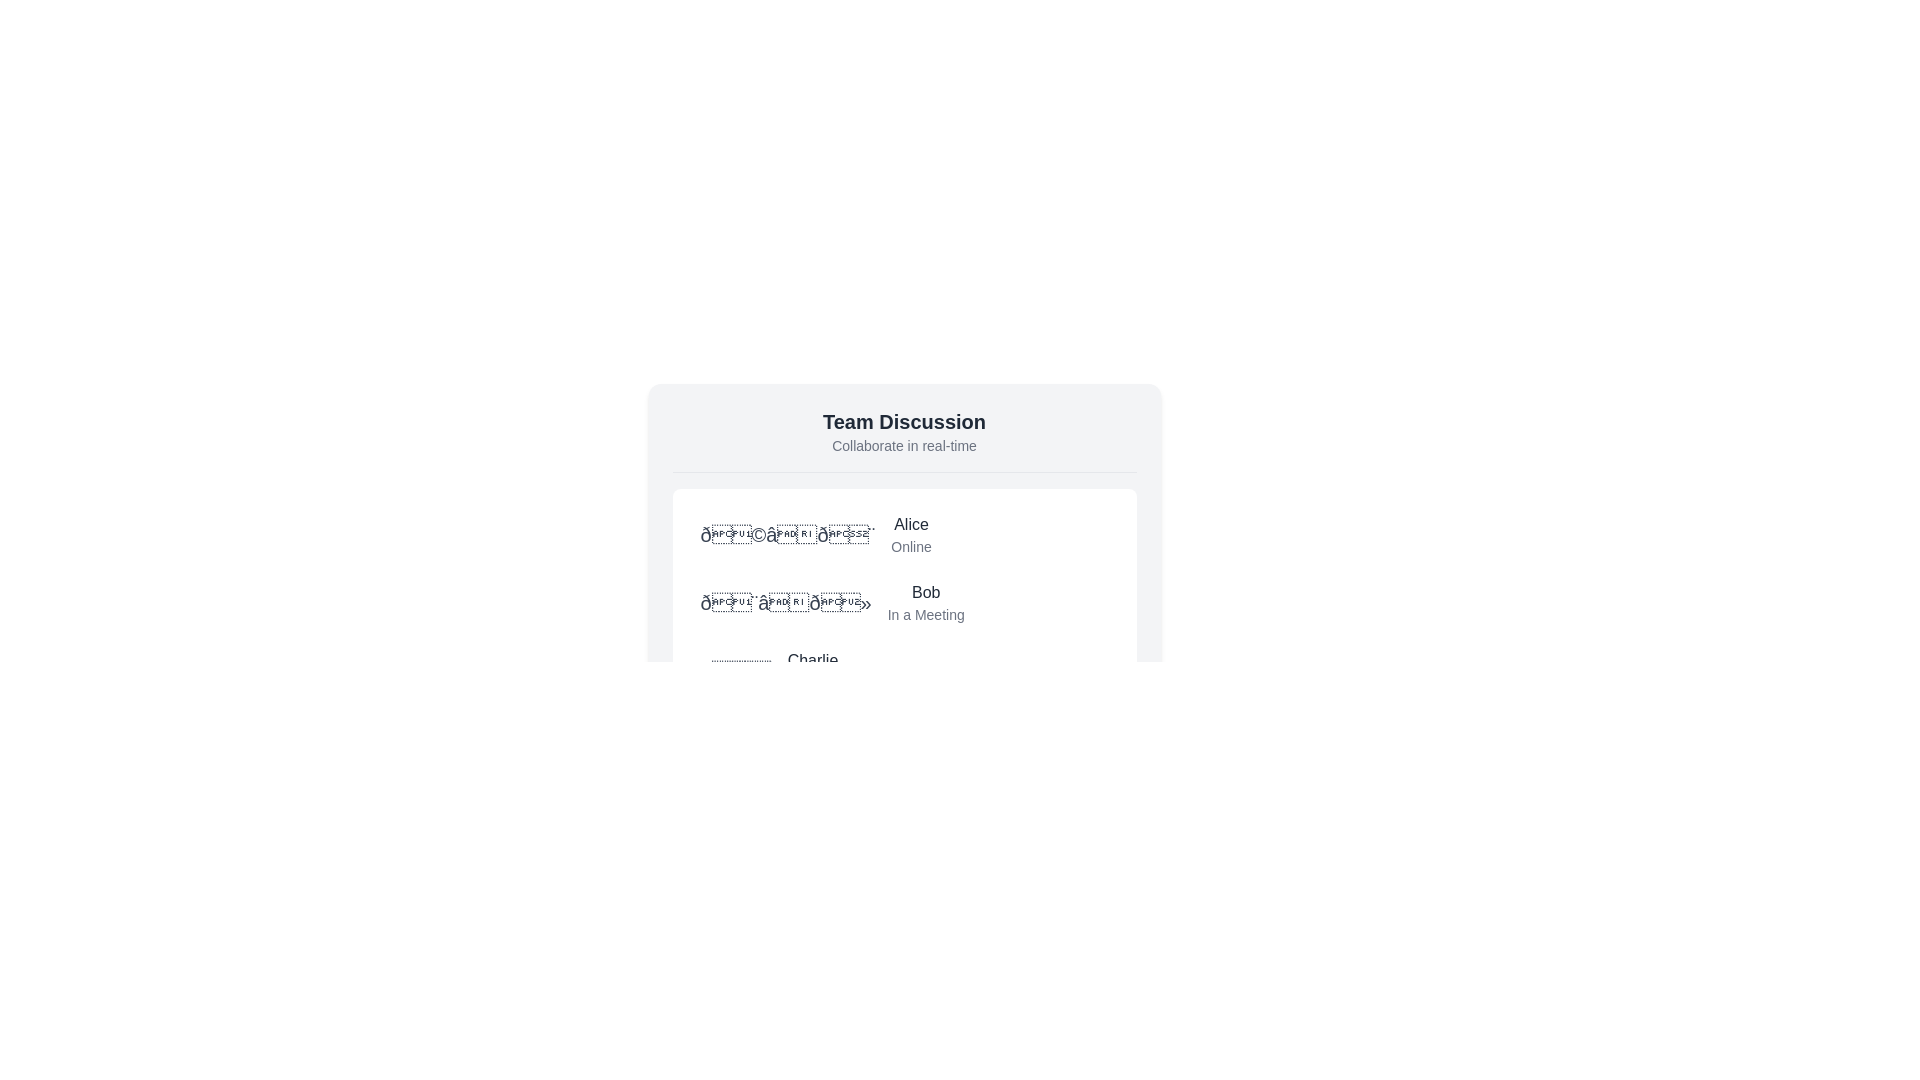  I want to click on the envelope icon styled in gray, located in the leftmost region of the layout, which includes the header text 'Charlie' and status text 'Away', so click(735, 671).